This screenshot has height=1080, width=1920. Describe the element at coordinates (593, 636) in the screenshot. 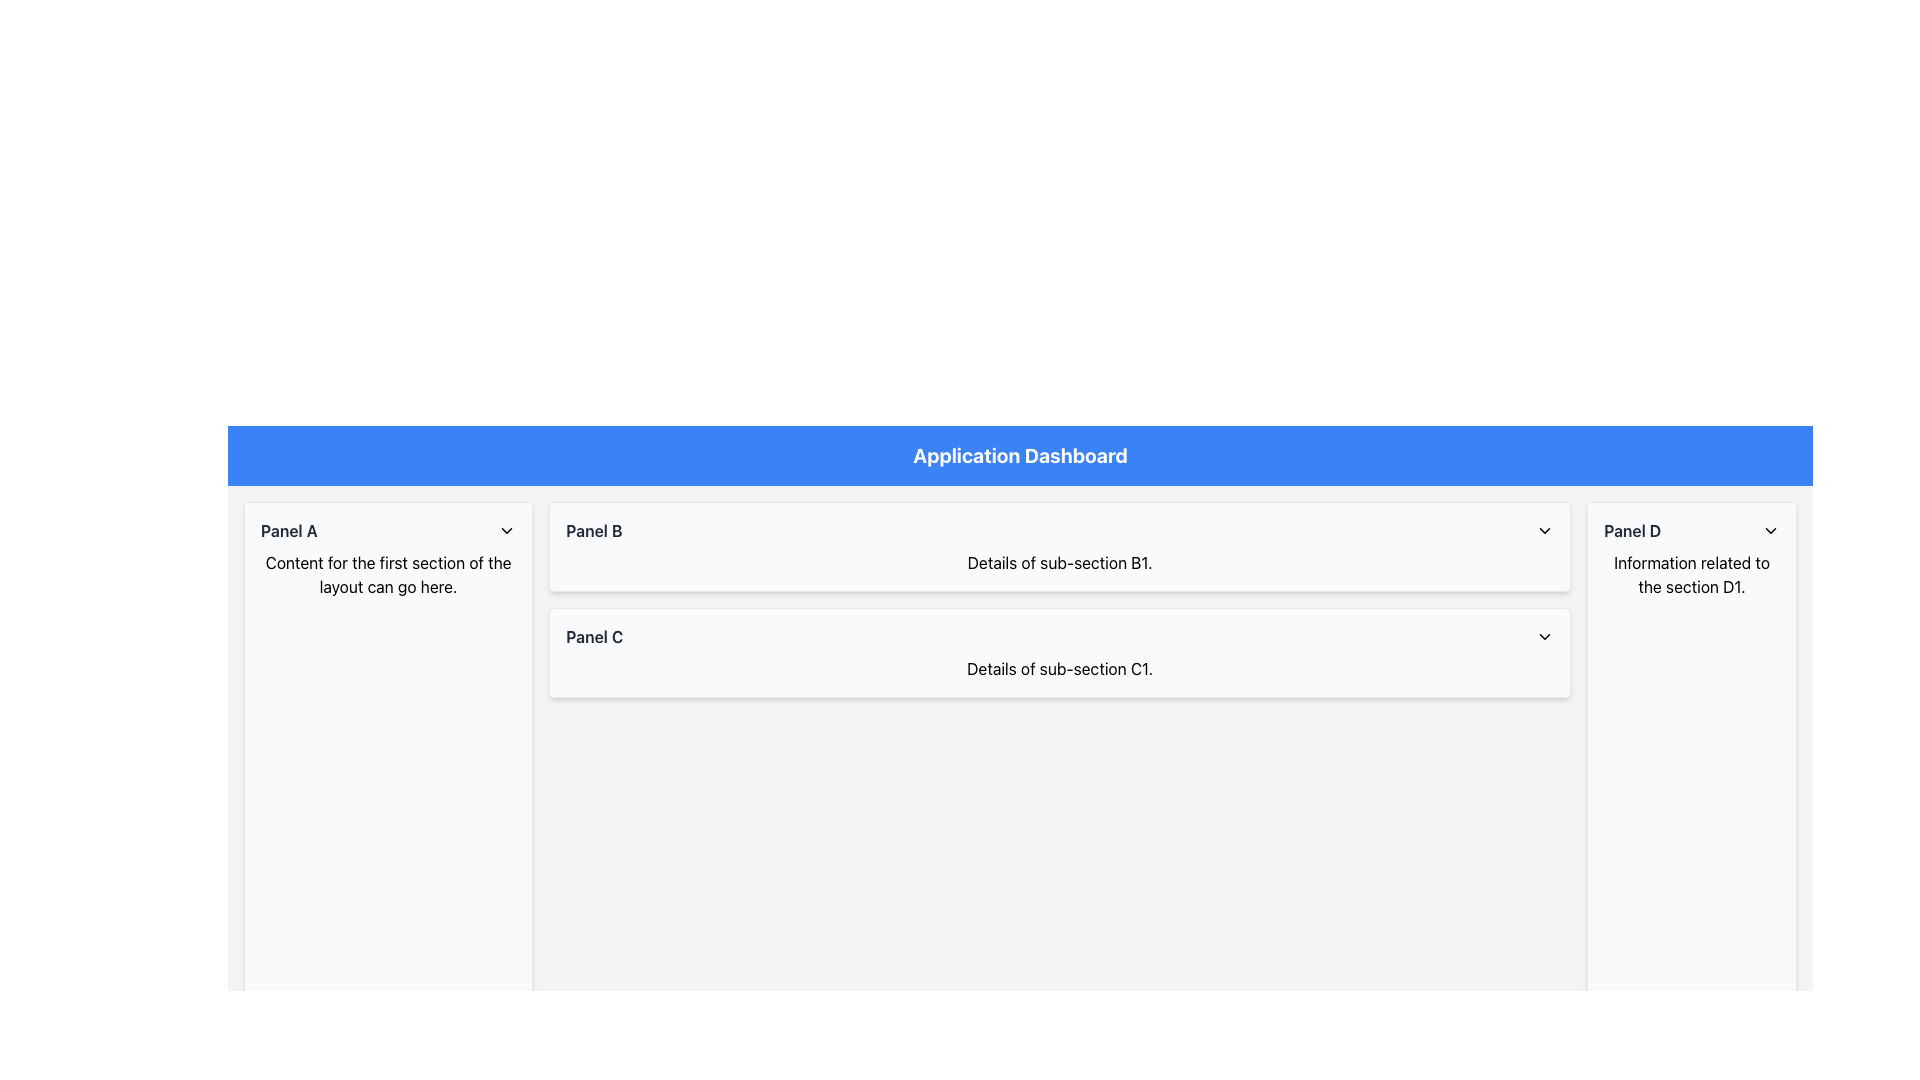

I see `label 'Panel C' displayed in bold font style and dark gray color, located in the middle section of the interface within the content card labeled as 'Panel C'` at that location.